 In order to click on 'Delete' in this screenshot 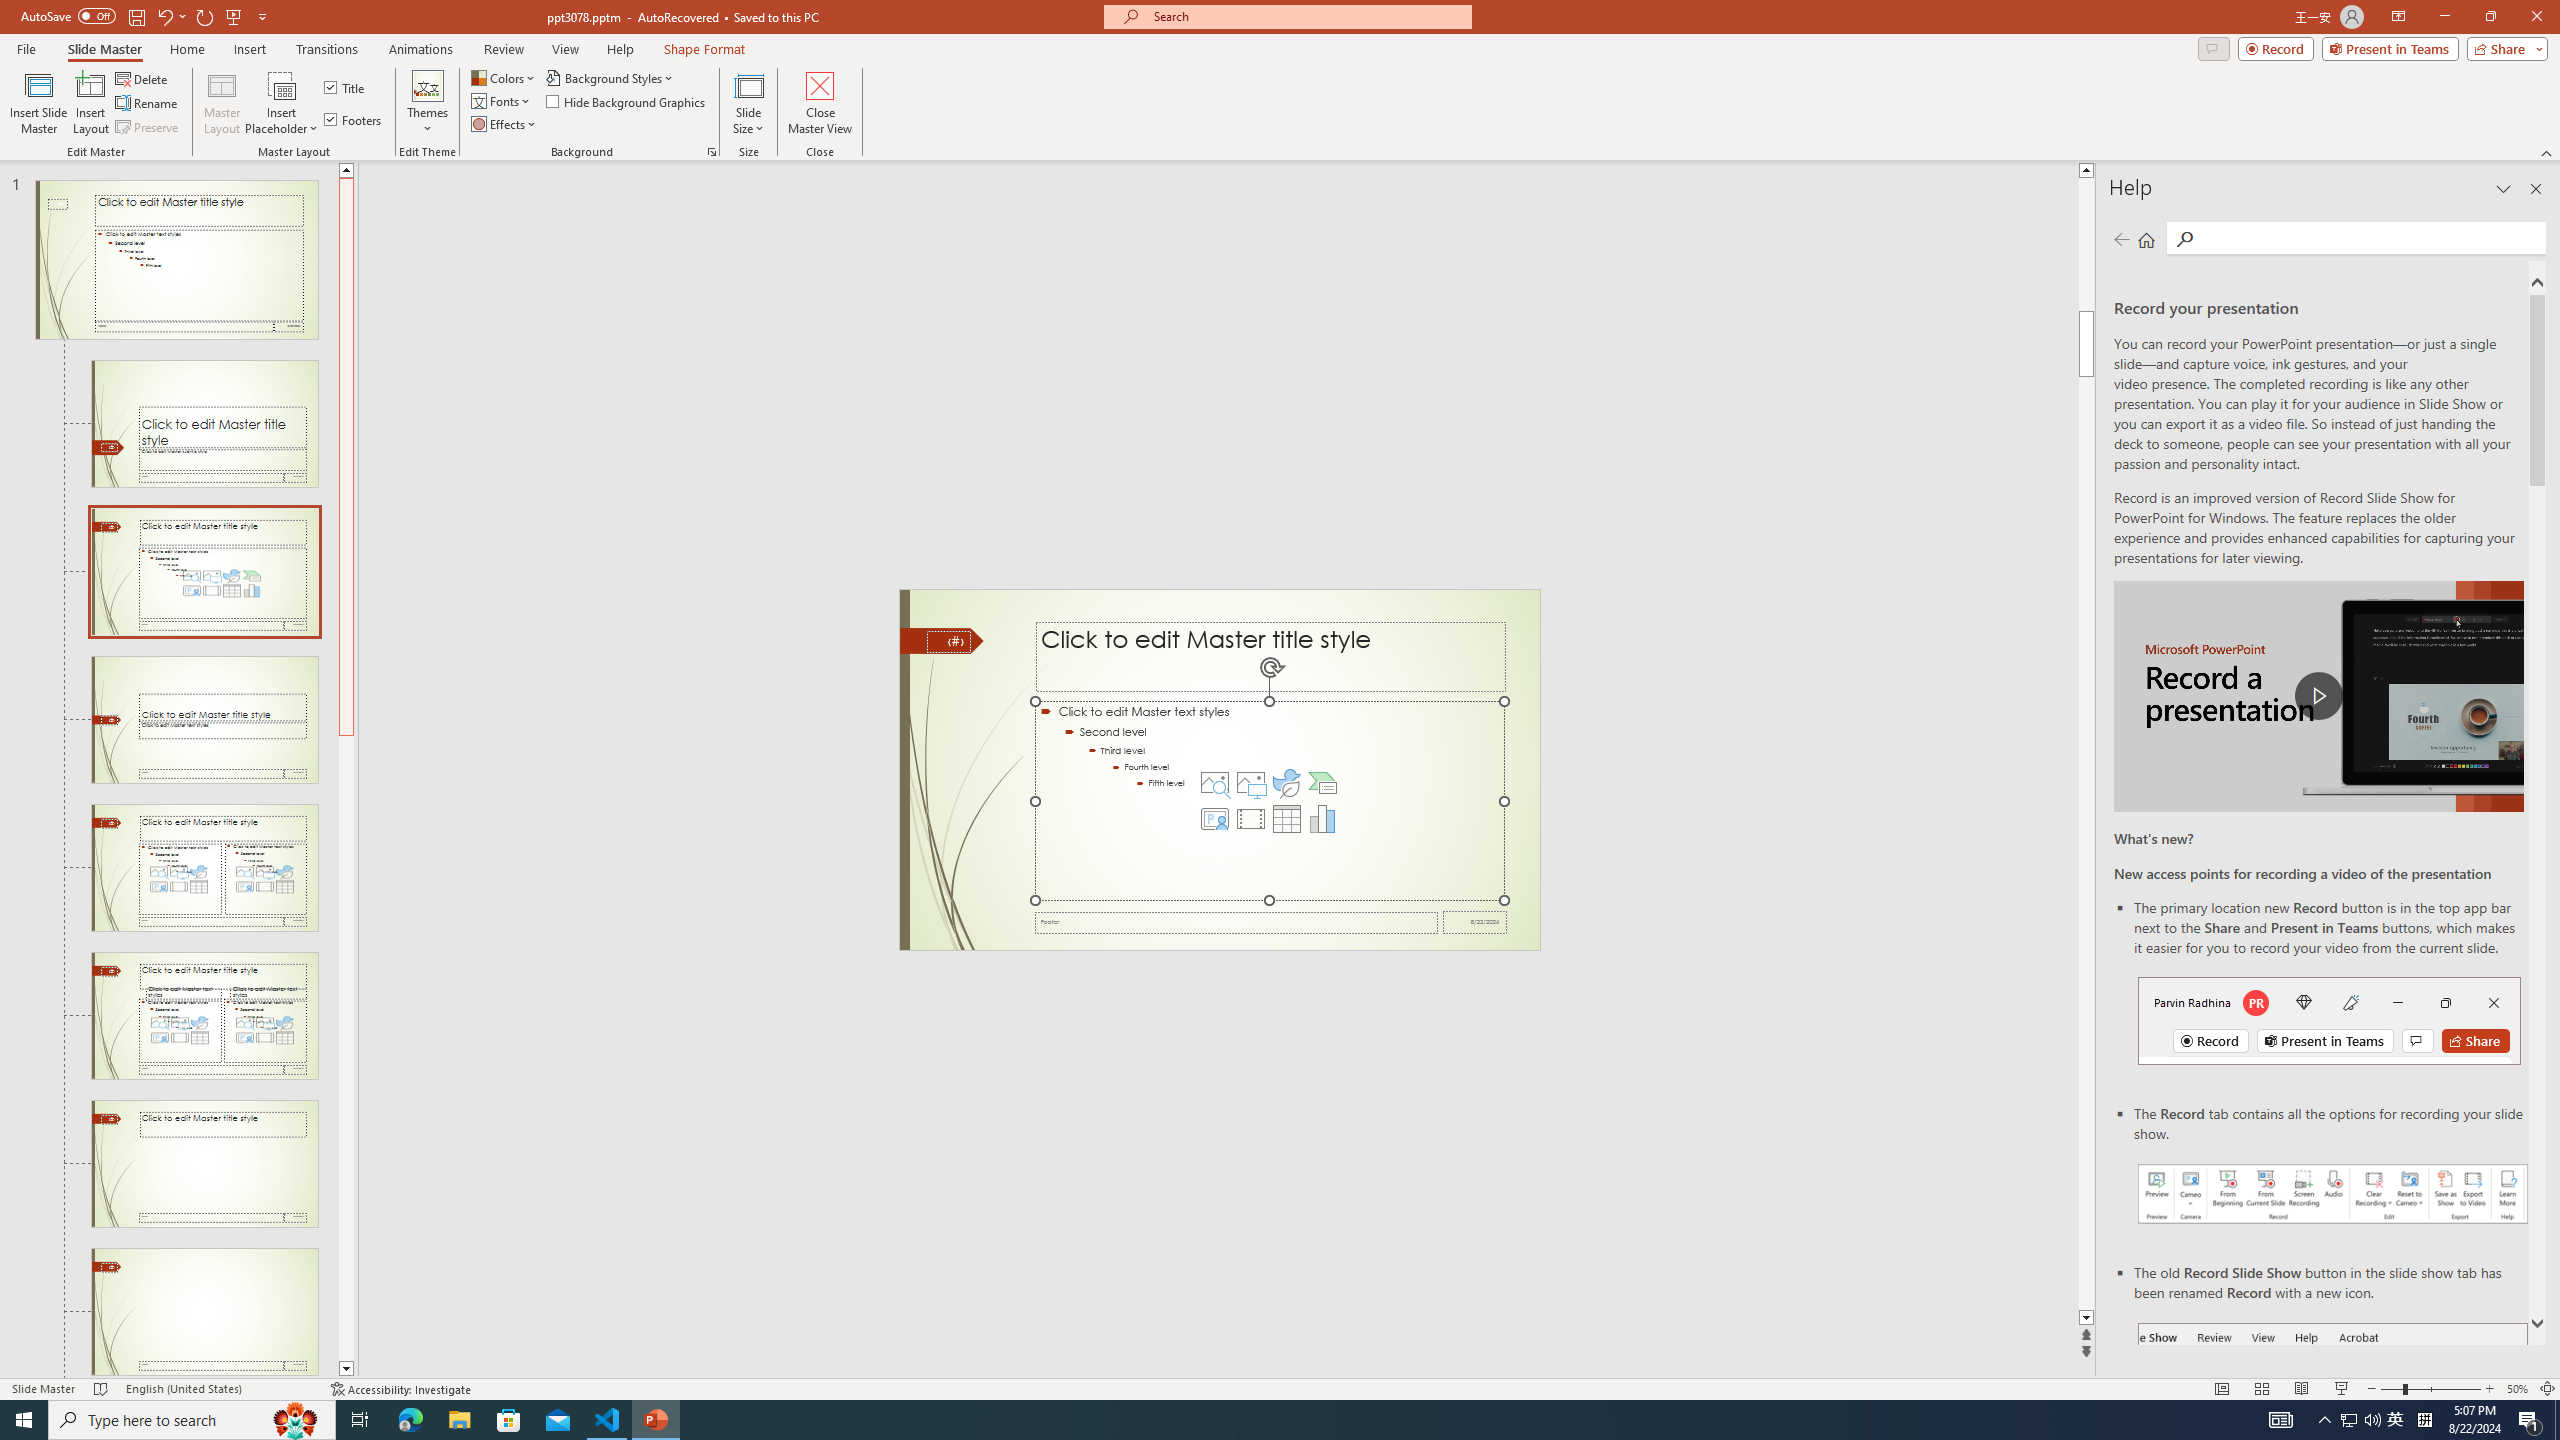, I will do `click(142, 78)`.